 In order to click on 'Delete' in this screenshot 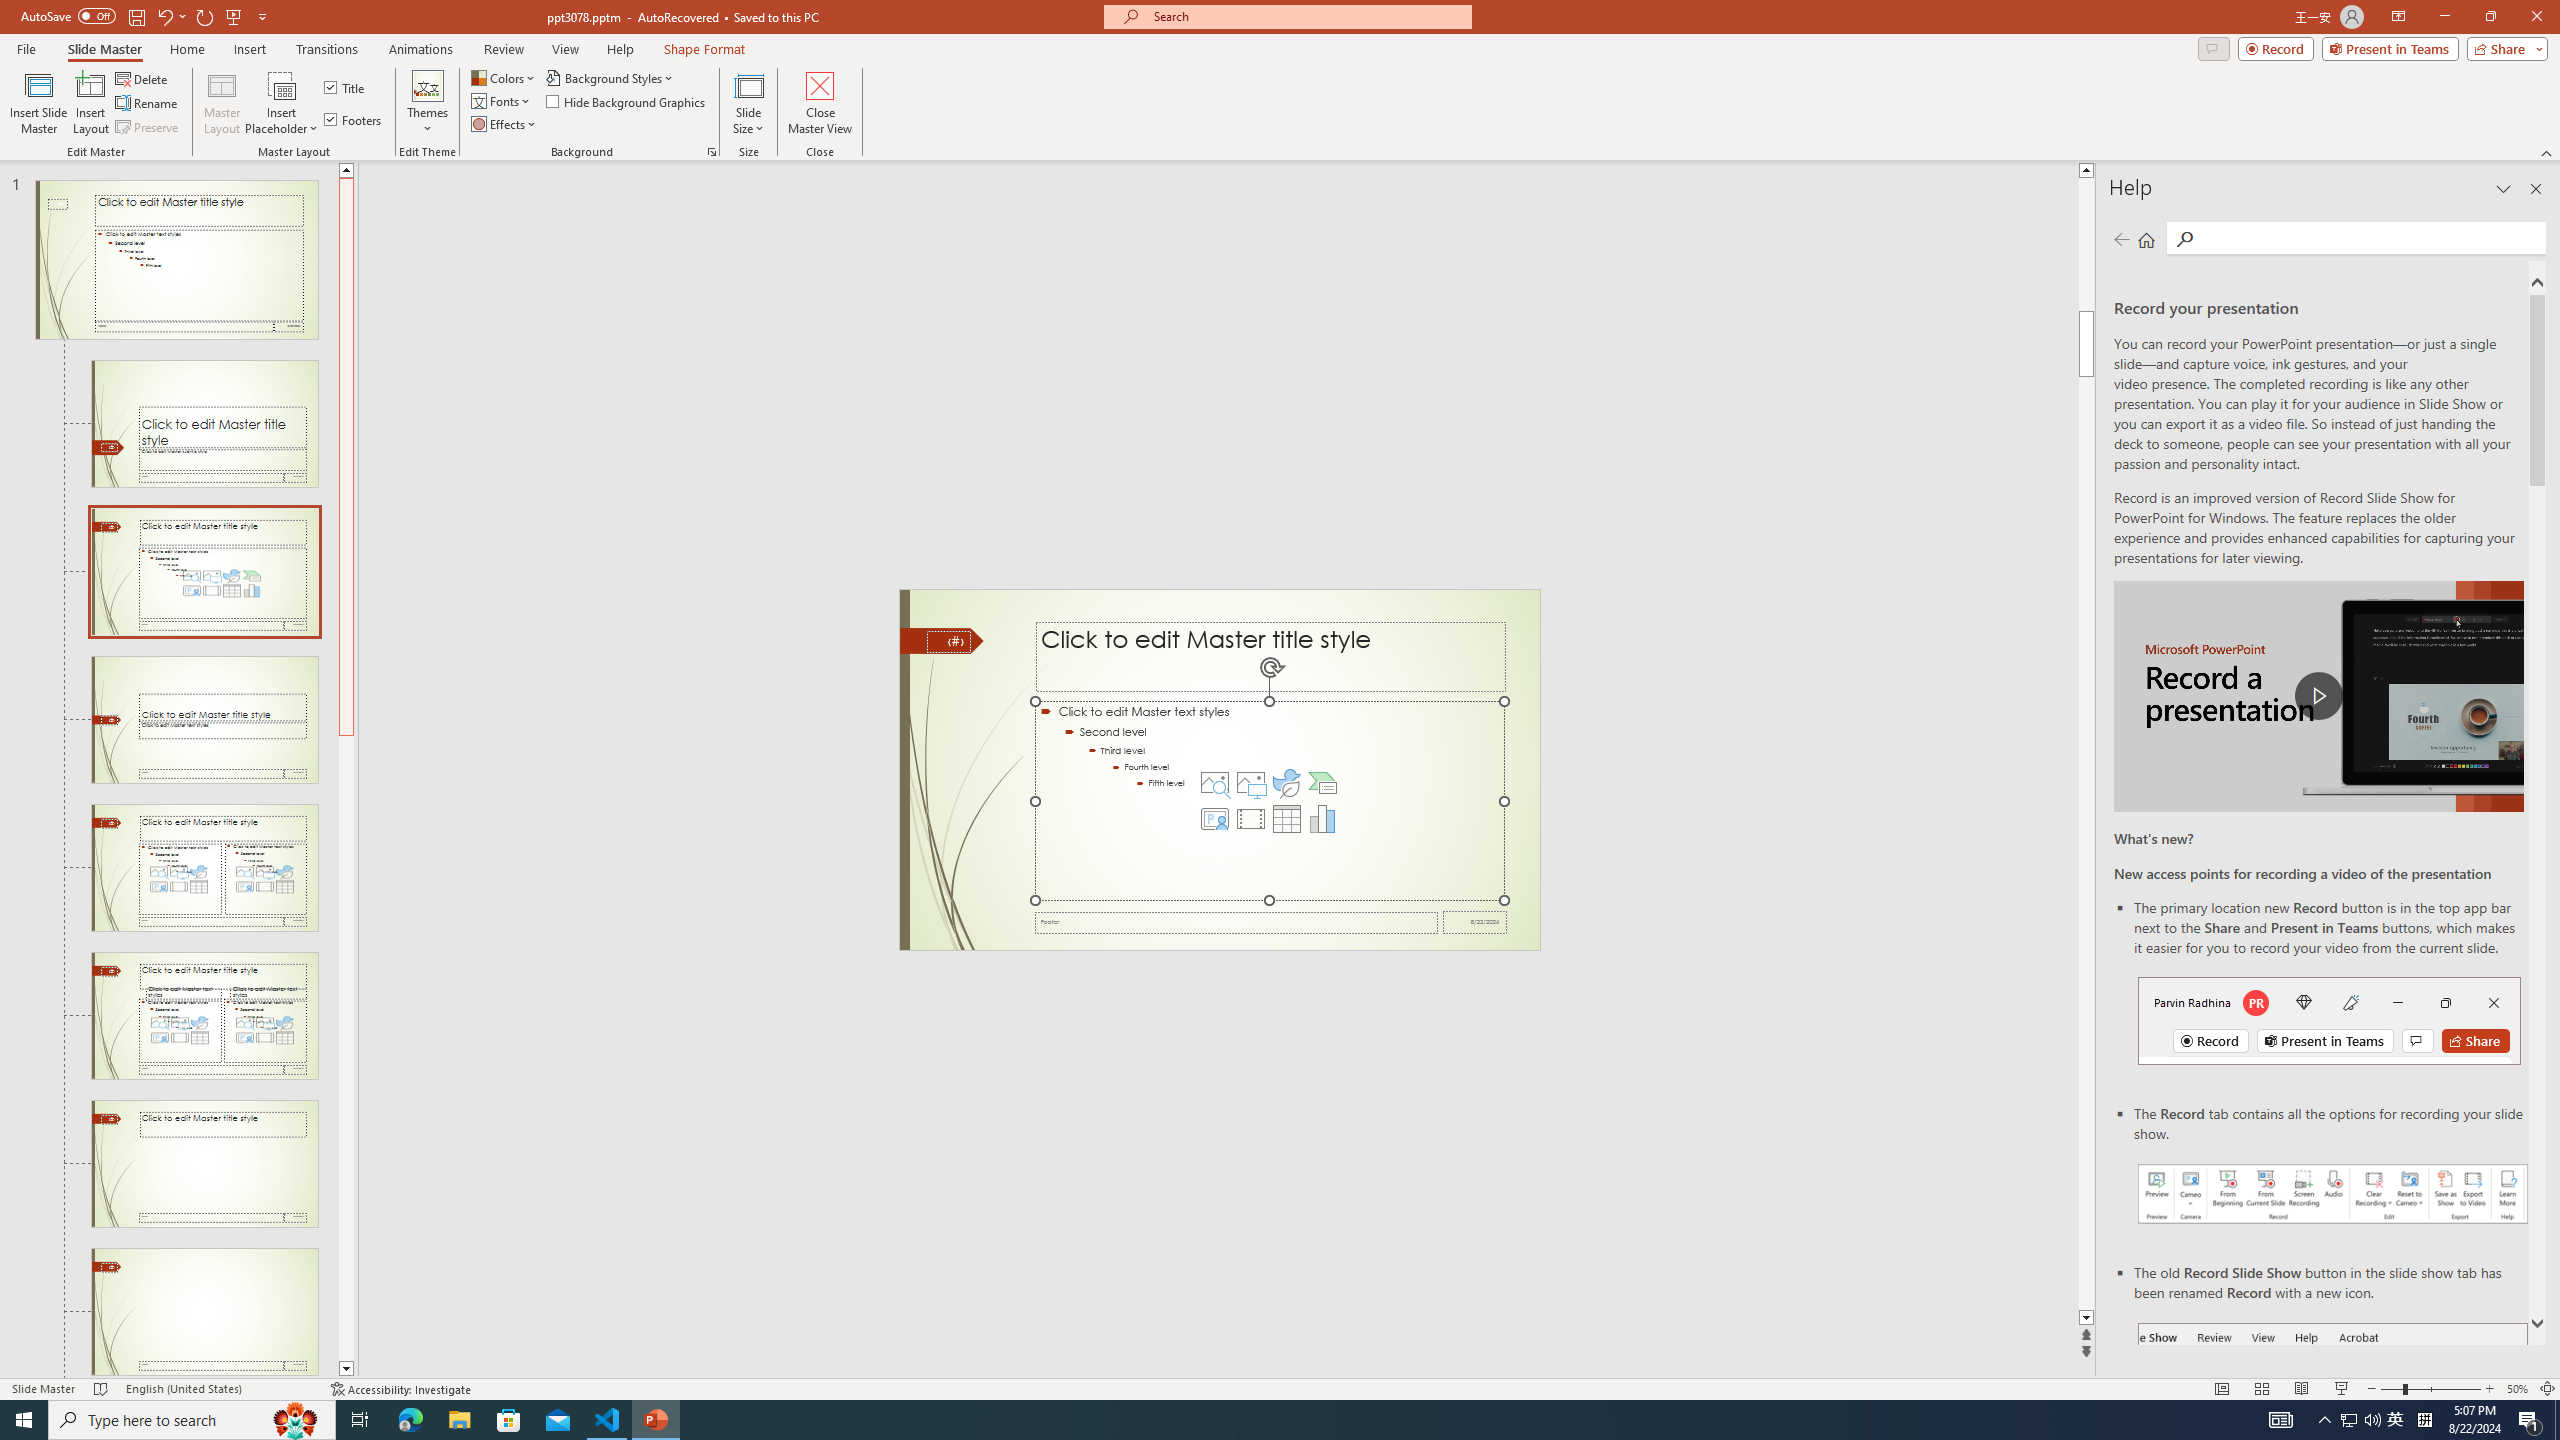, I will do `click(142, 78)`.